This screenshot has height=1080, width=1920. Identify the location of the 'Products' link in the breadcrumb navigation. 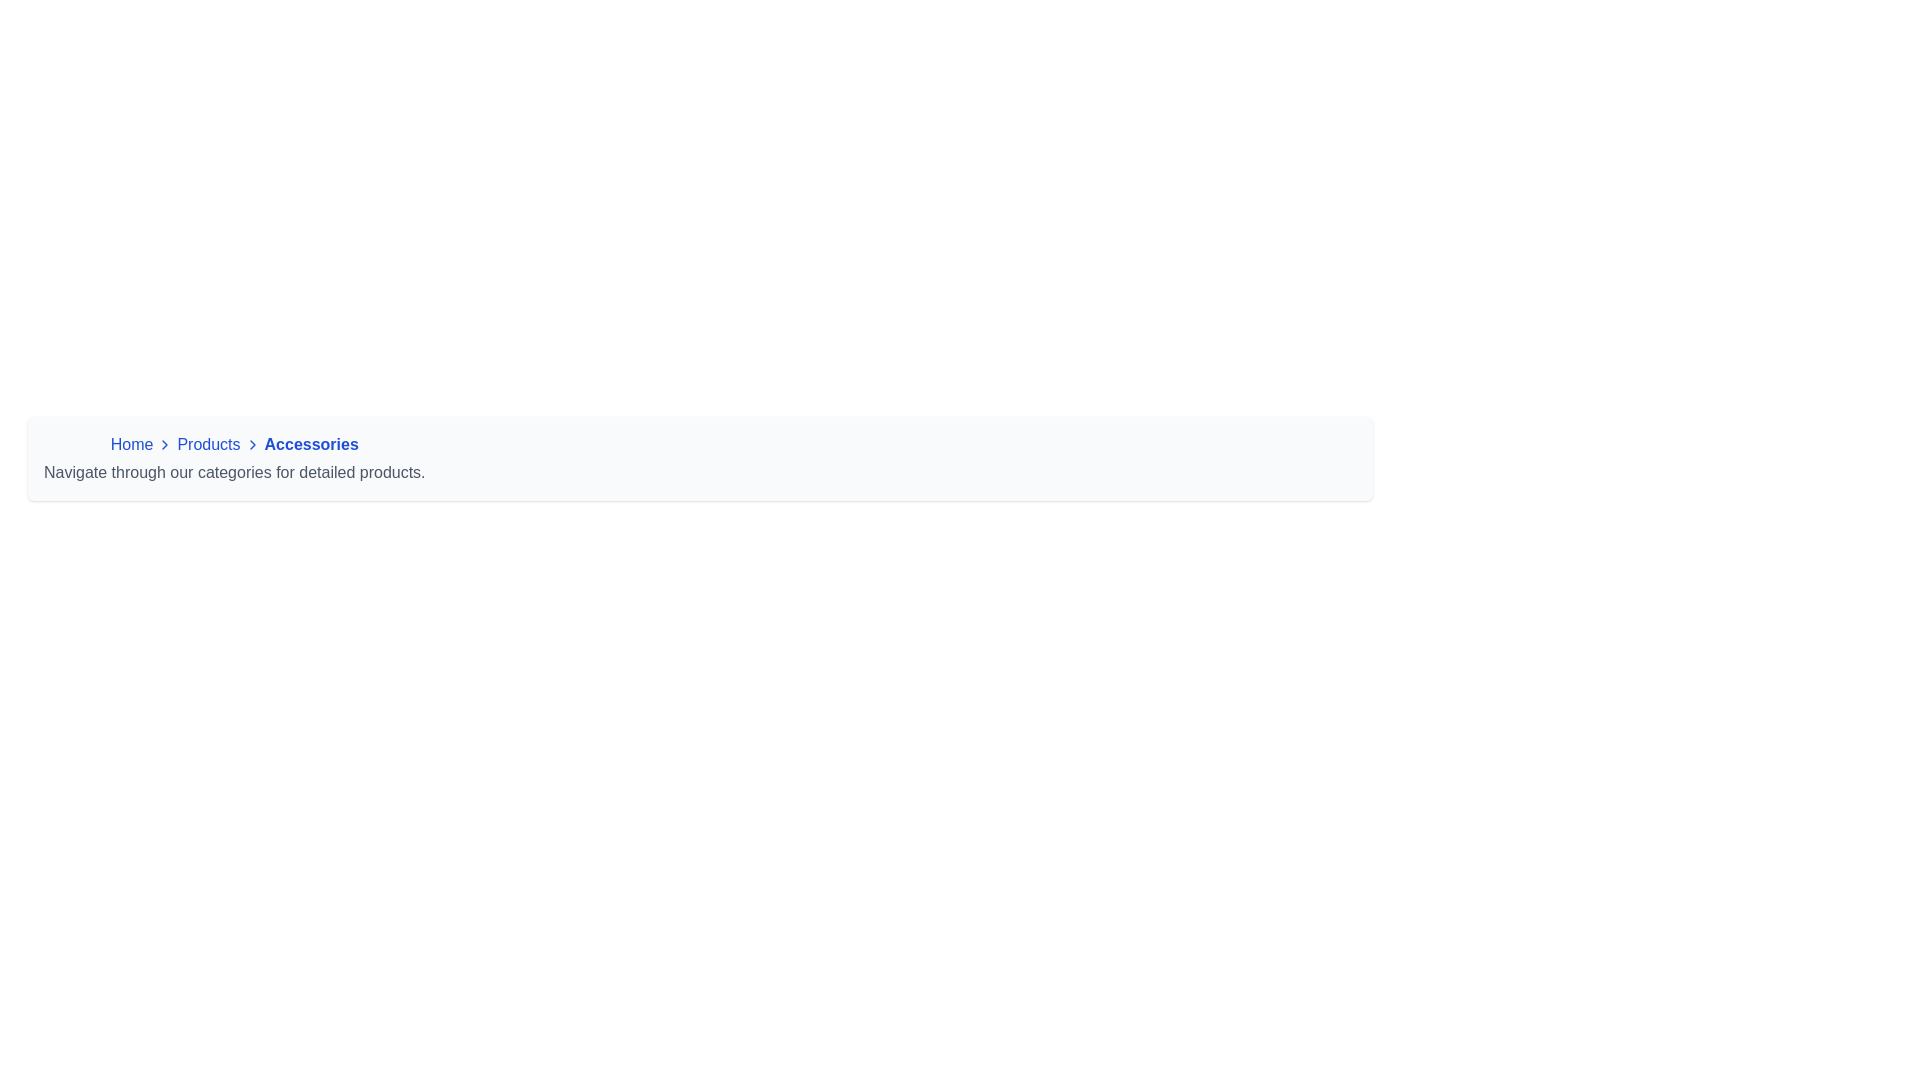
(234, 459).